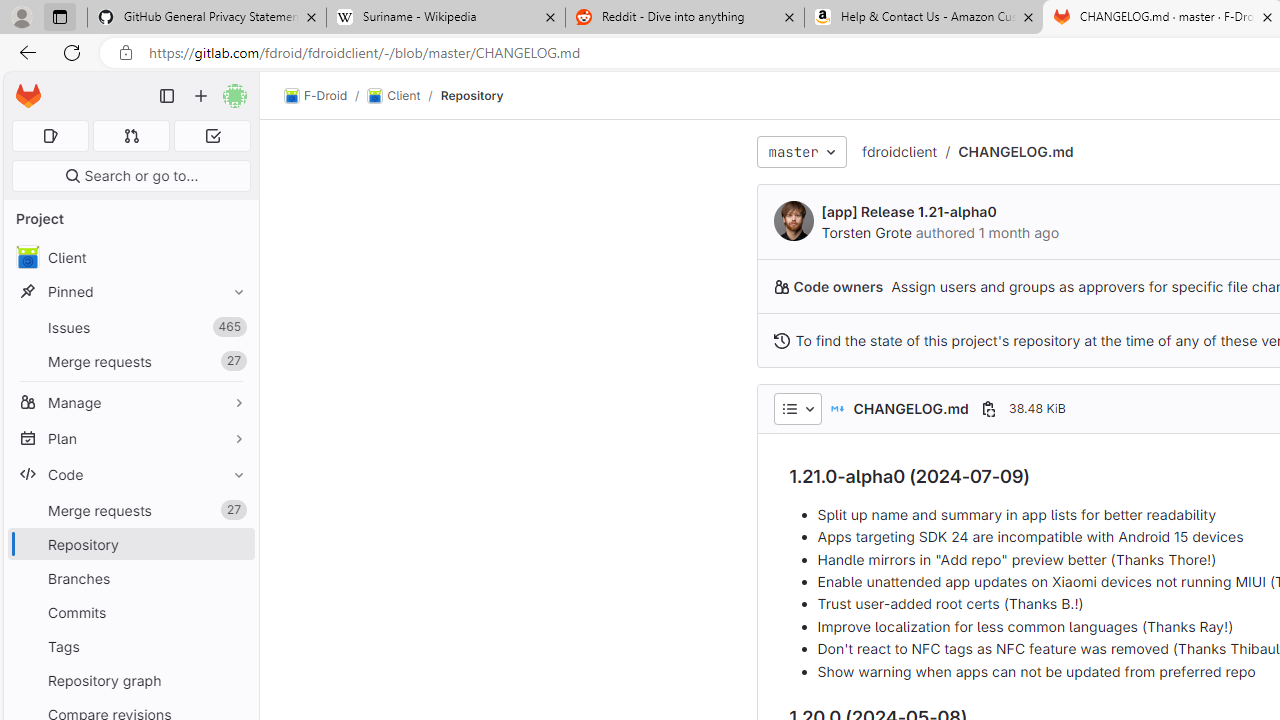 This screenshot has height=720, width=1280. What do you see at coordinates (780, 339) in the screenshot?
I see `'Class: s16 gl-mr-1 gl-align-text-bottom'` at bounding box center [780, 339].